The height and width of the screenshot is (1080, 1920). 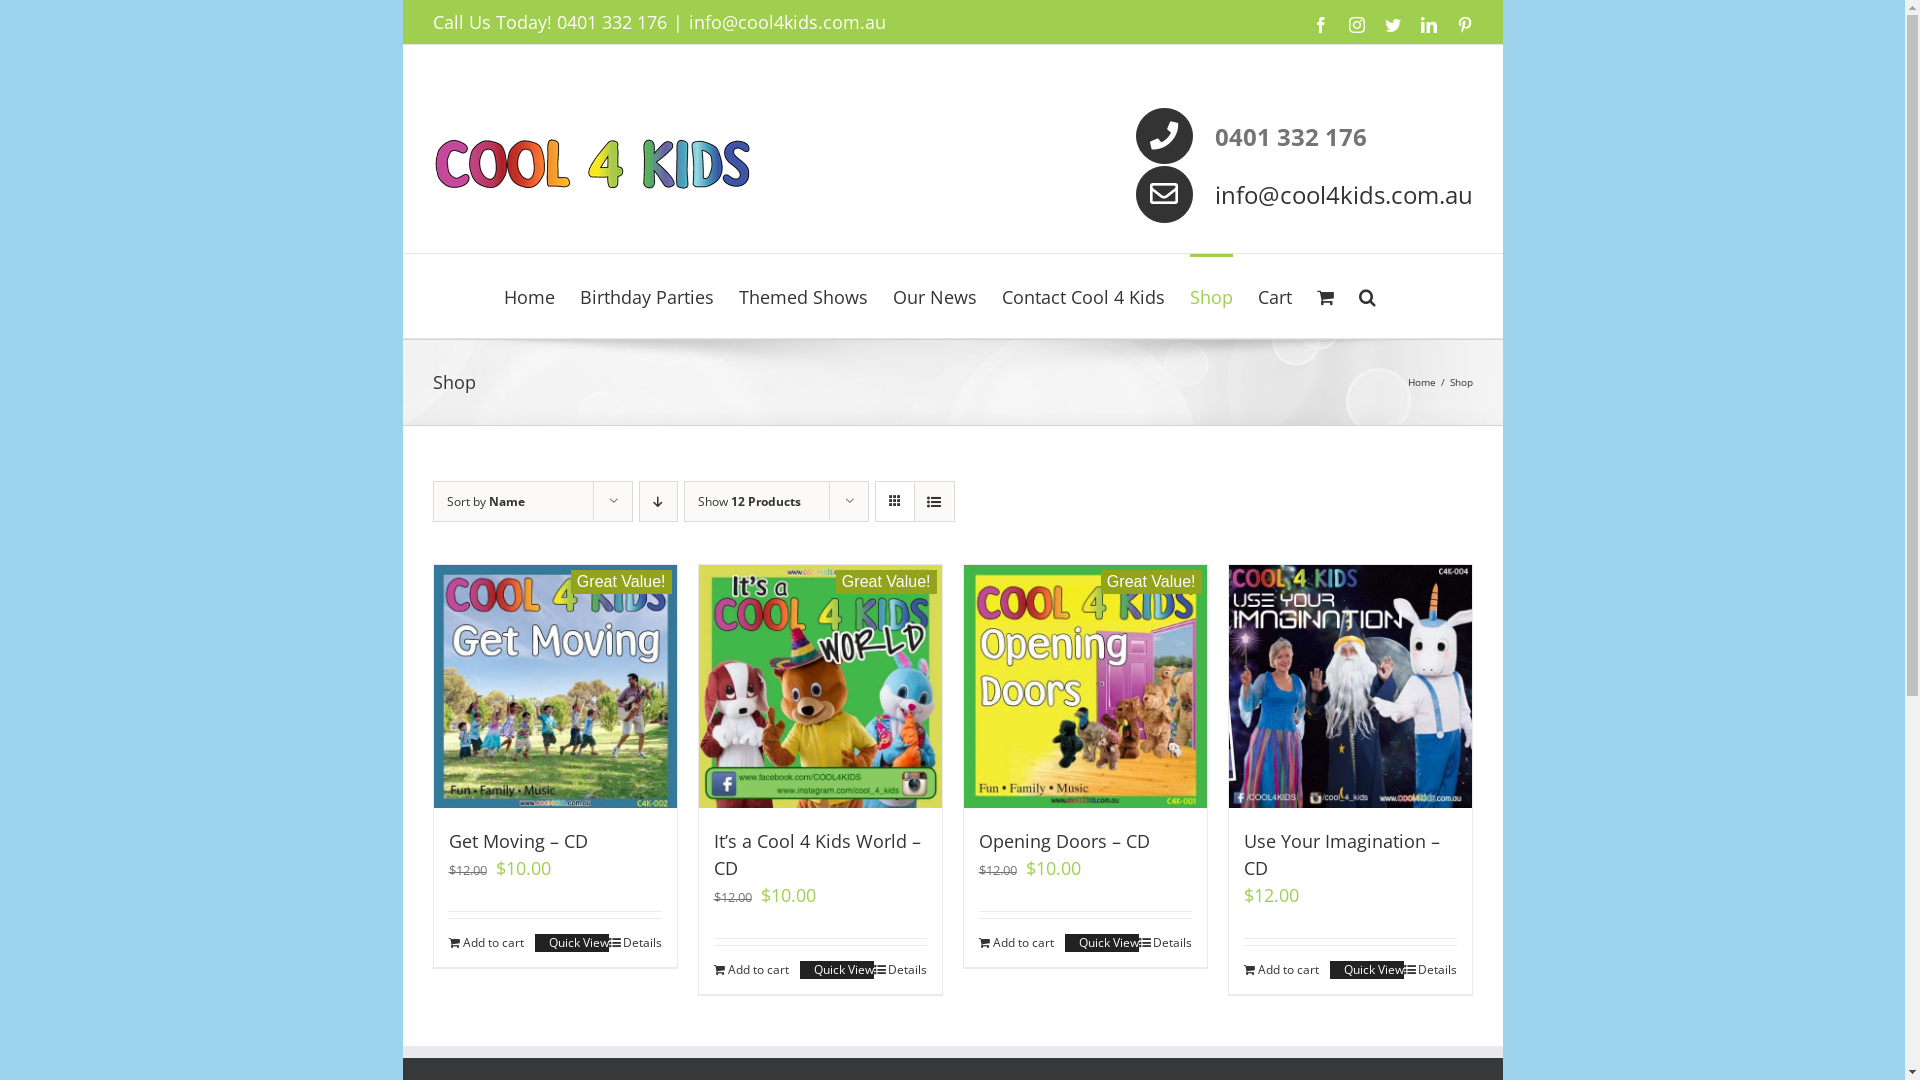 What do you see at coordinates (1311, 24) in the screenshot?
I see `'Facebook'` at bounding box center [1311, 24].